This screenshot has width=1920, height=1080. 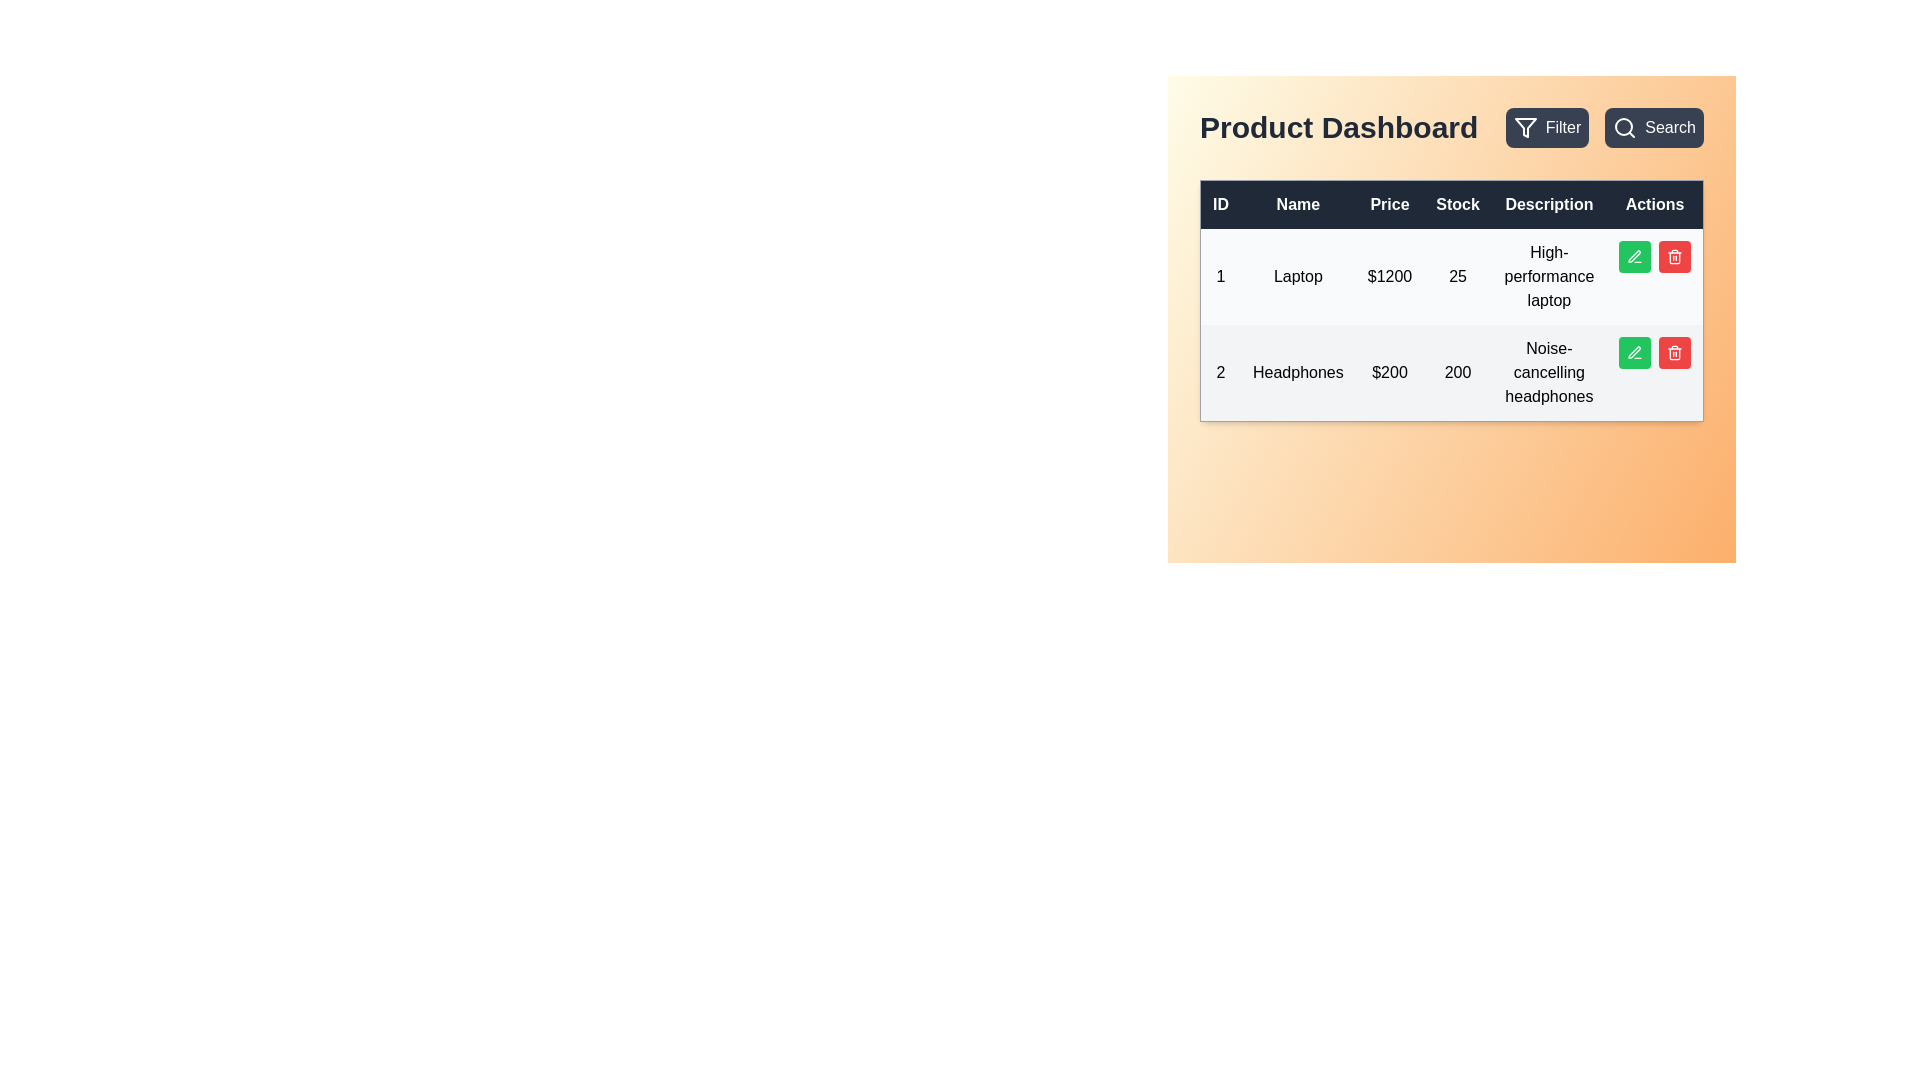 I want to click on the magnifying glass icon in the top-right corner of the interface to initiate a search, so click(x=1625, y=127).